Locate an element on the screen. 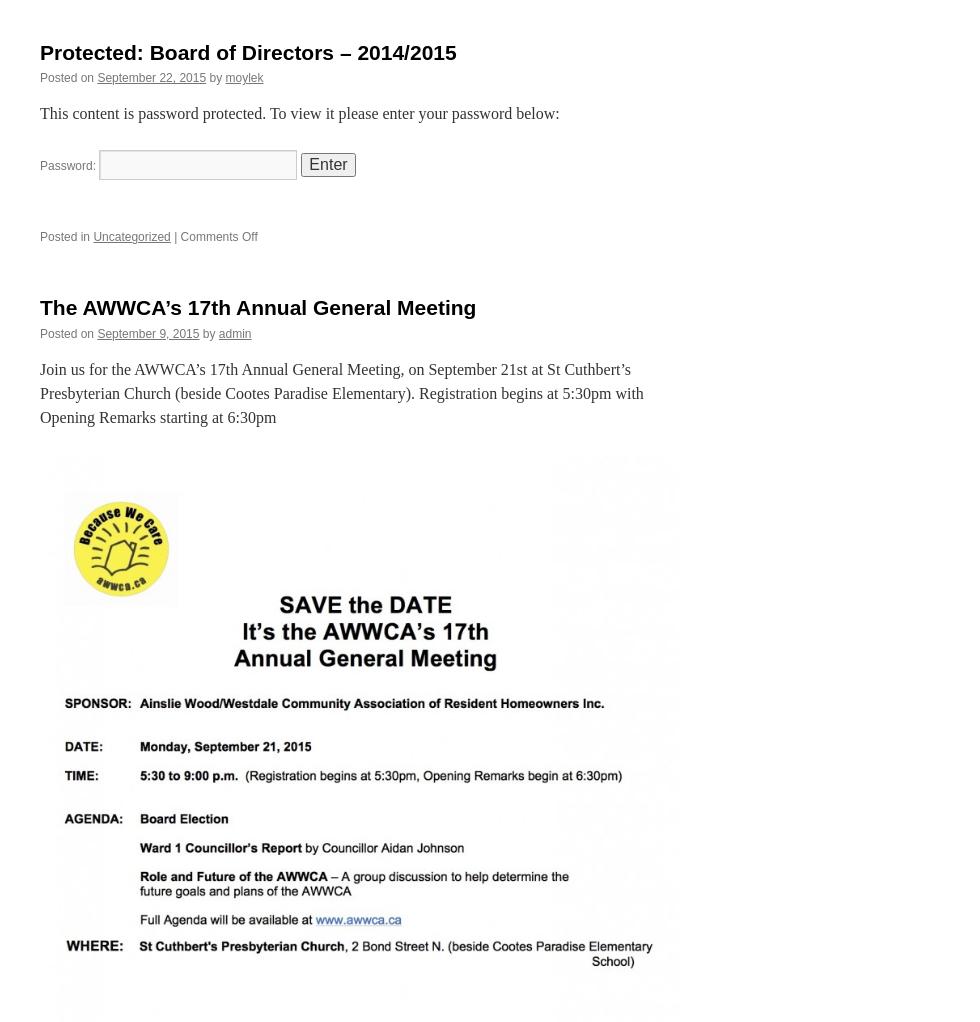  'Password:' is located at coordinates (69, 164).